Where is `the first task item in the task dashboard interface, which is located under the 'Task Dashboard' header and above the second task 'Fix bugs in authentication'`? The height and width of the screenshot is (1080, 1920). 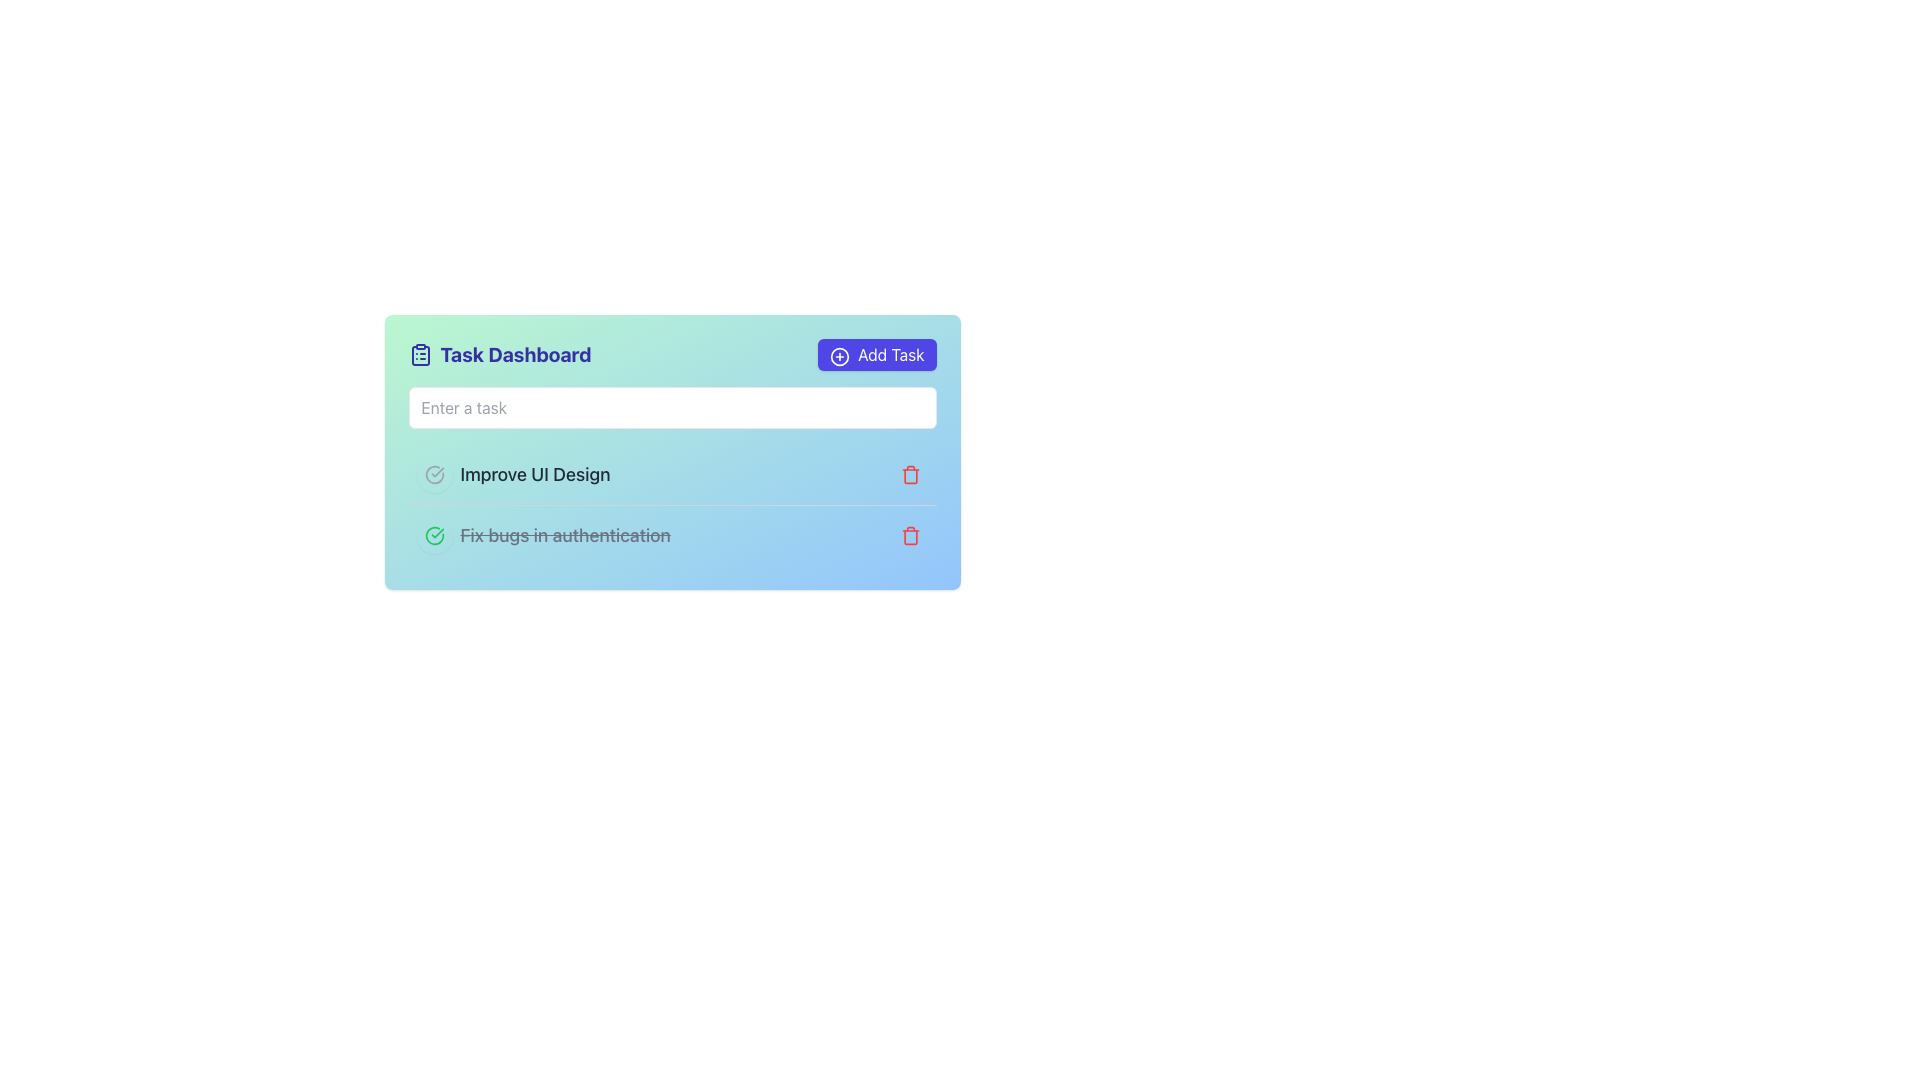 the first task item in the task dashboard interface, which is located under the 'Task Dashboard' header and above the second task 'Fix bugs in authentication' is located at coordinates (513, 474).